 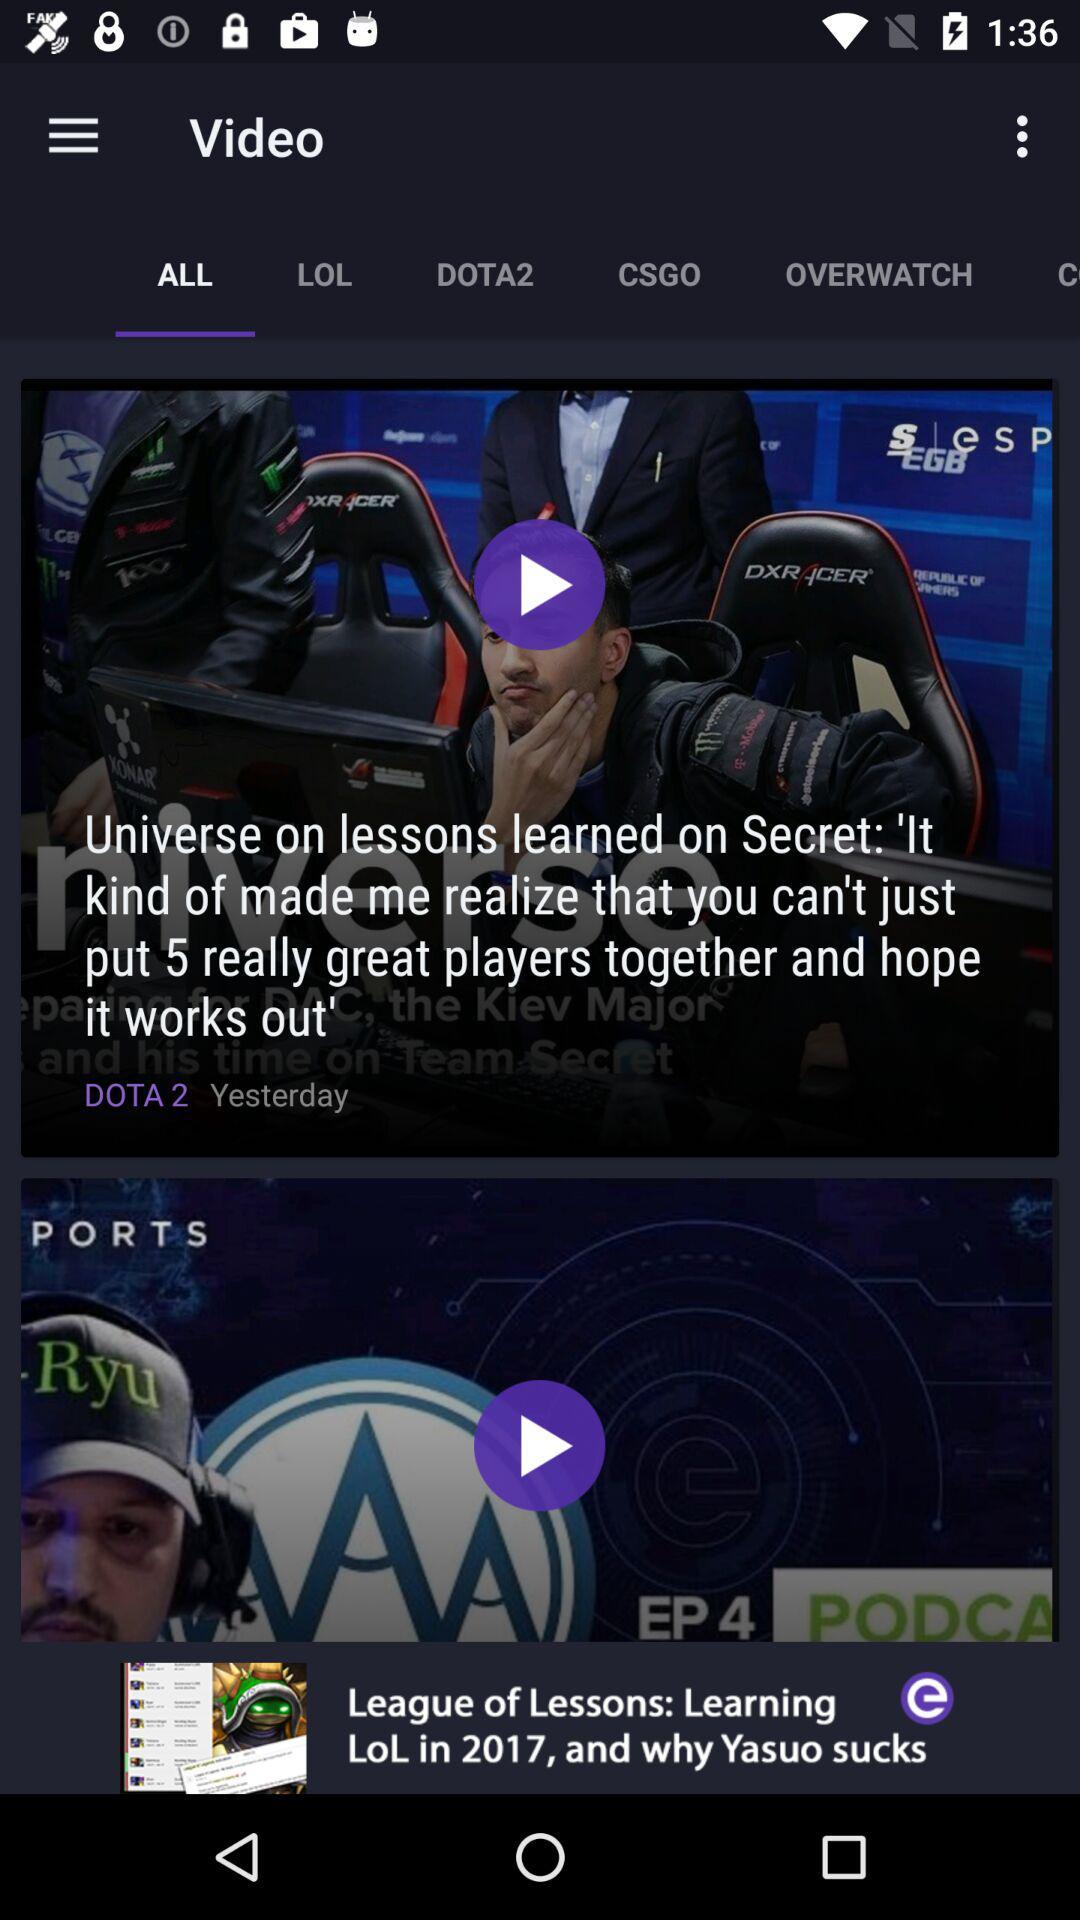 What do you see at coordinates (540, 1727) in the screenshot?
I see `advertising` at bounding box center [540, 1727].